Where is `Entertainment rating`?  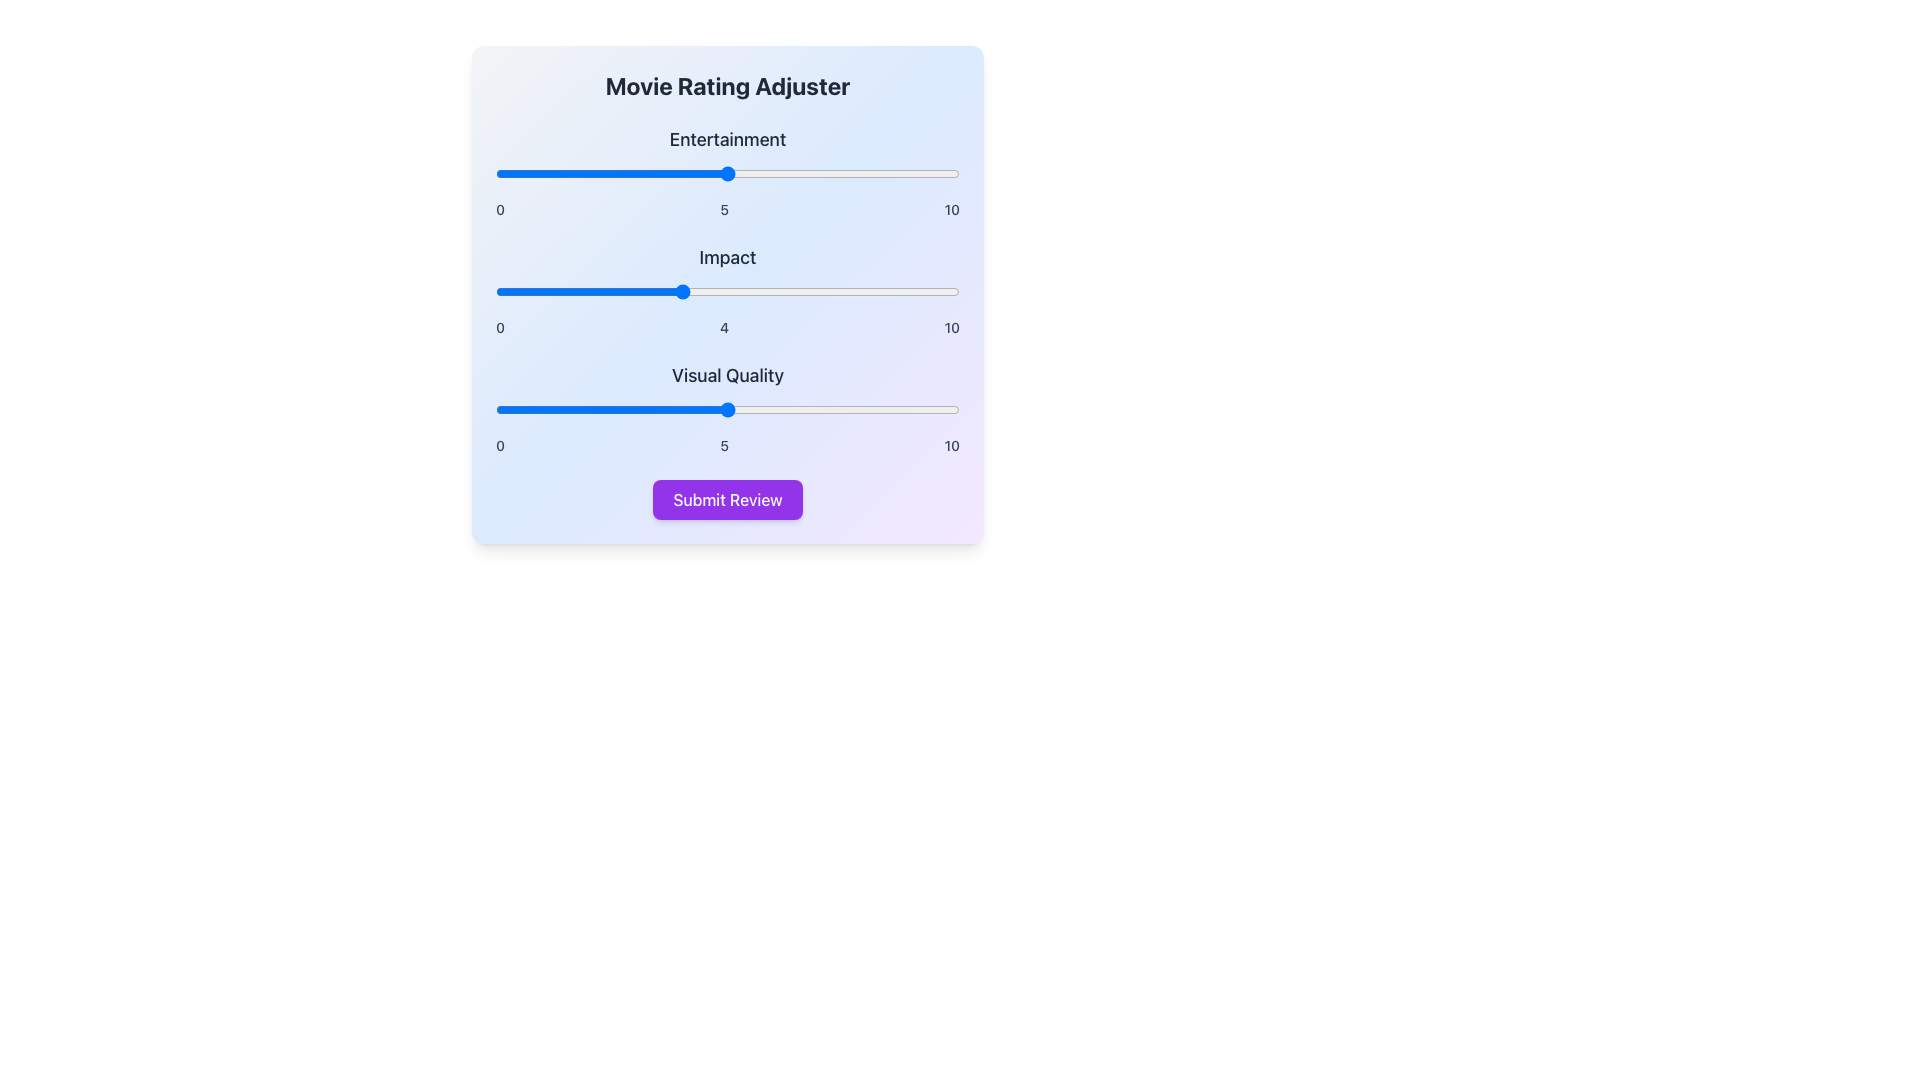 Entertainment rating is located at coordinates (681, 172).